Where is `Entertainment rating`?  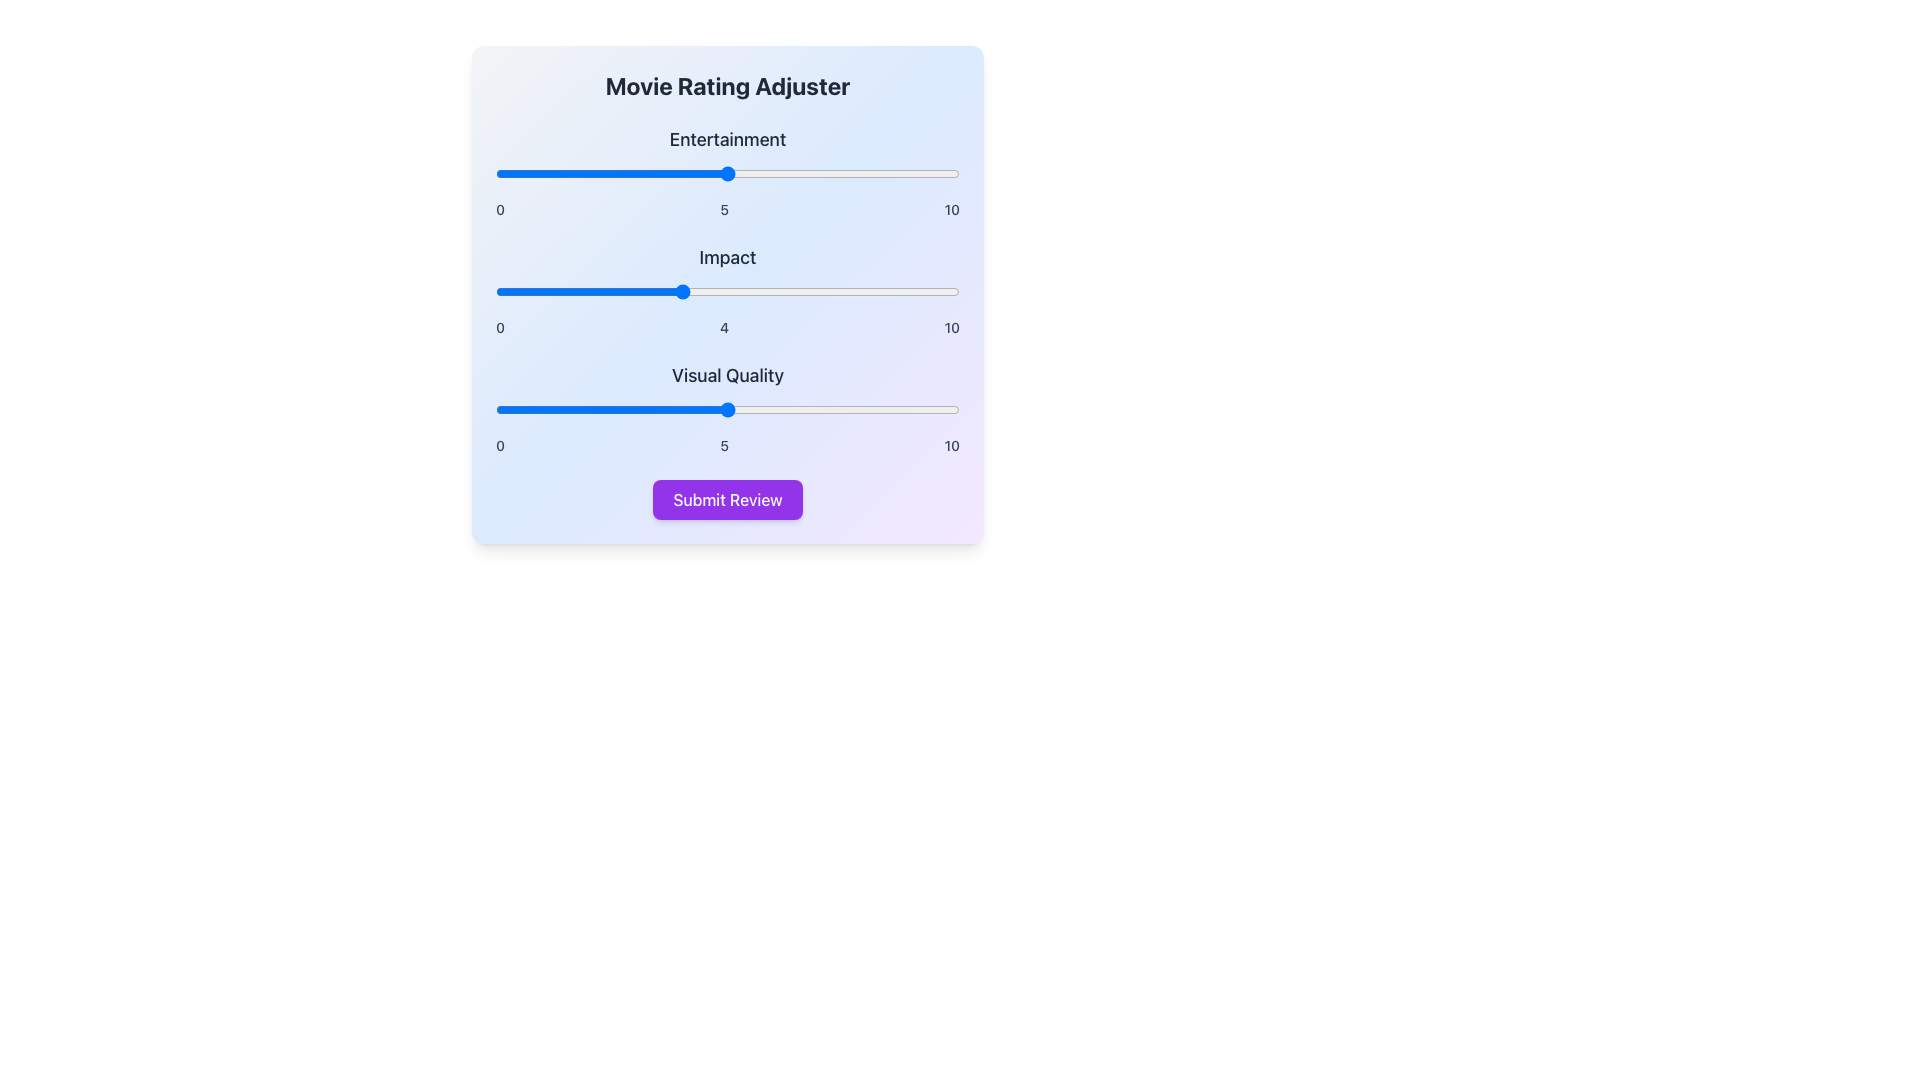 Entertainment rating is located at coordinates (681, 172).